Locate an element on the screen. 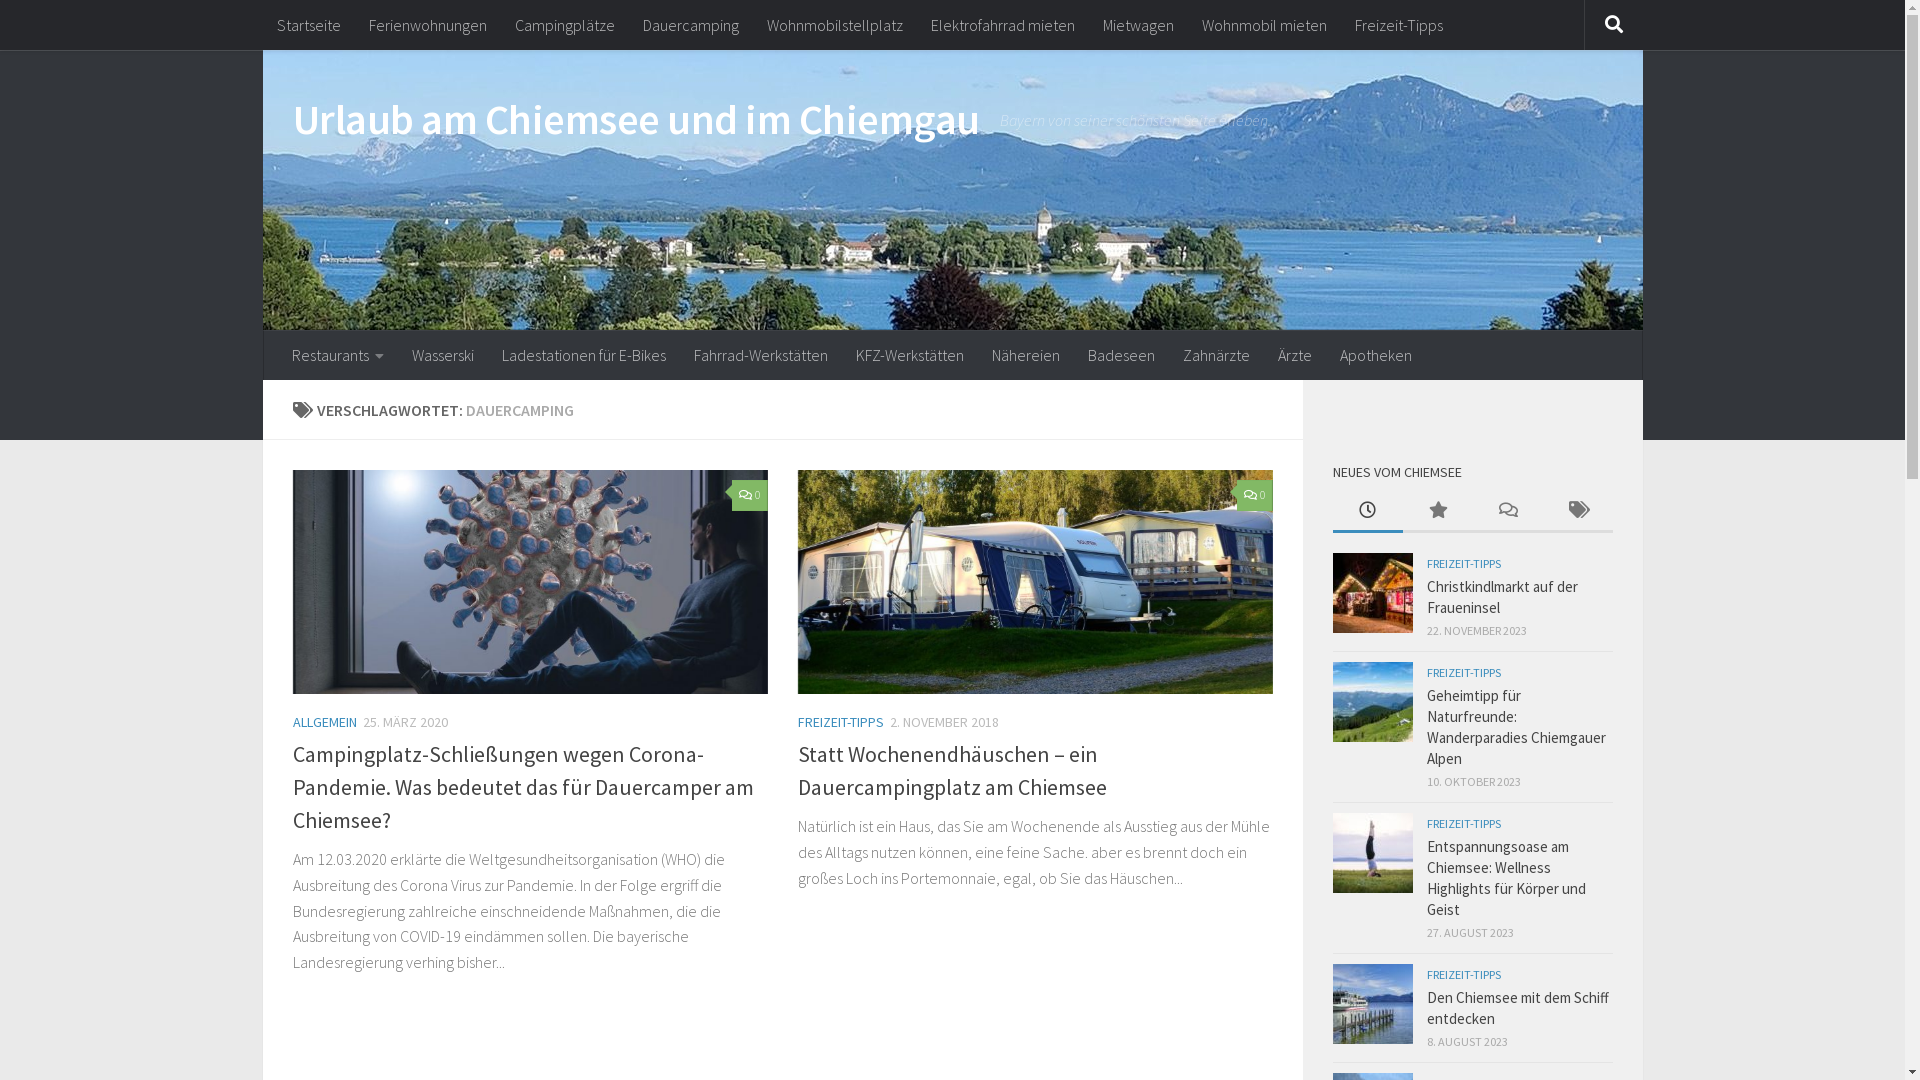 This screenshot has width=1920, height=1080. 'Dauercamping' is located at coordinates (690, 24).